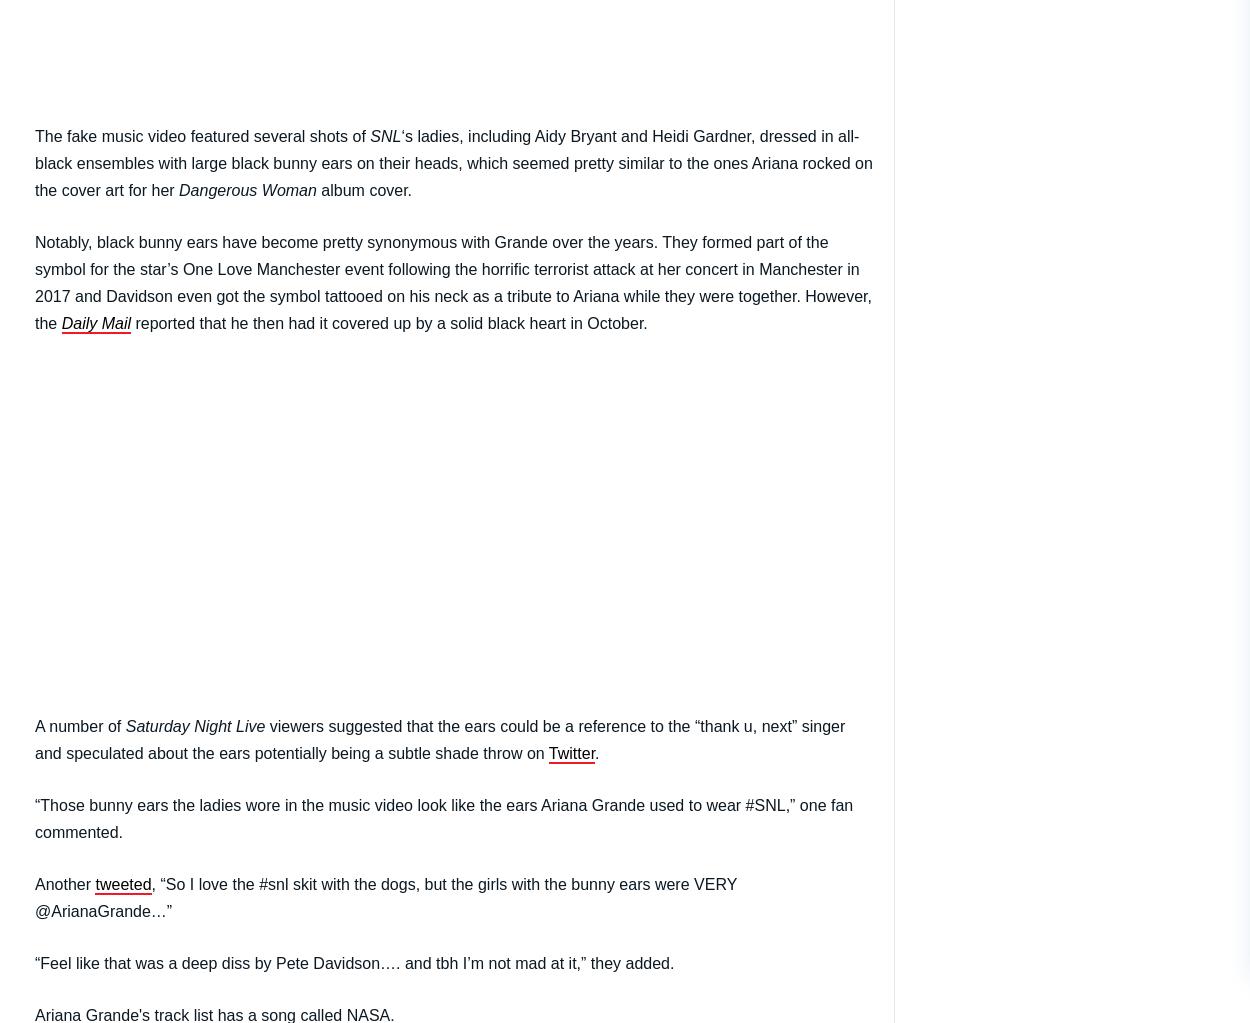  Describe the element at coordinates (548, 751) in the screenshot. I see `'Twitter'` at that location.